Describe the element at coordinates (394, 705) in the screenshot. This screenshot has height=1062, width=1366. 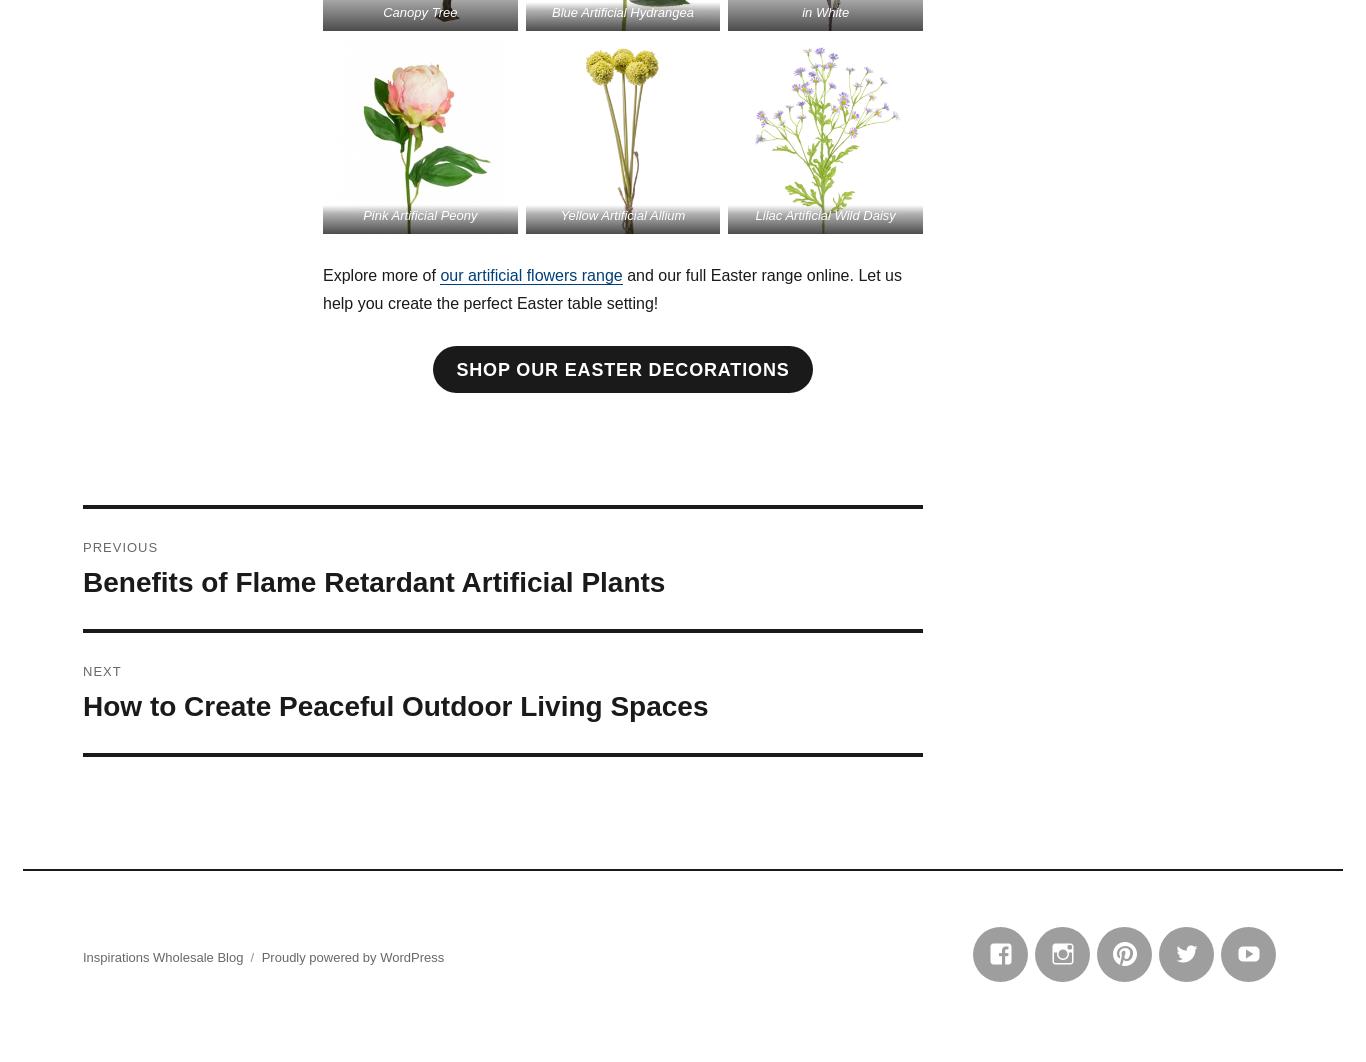
I see `'How to Create Peaceful Outdoor Living Spaces'` at that location.